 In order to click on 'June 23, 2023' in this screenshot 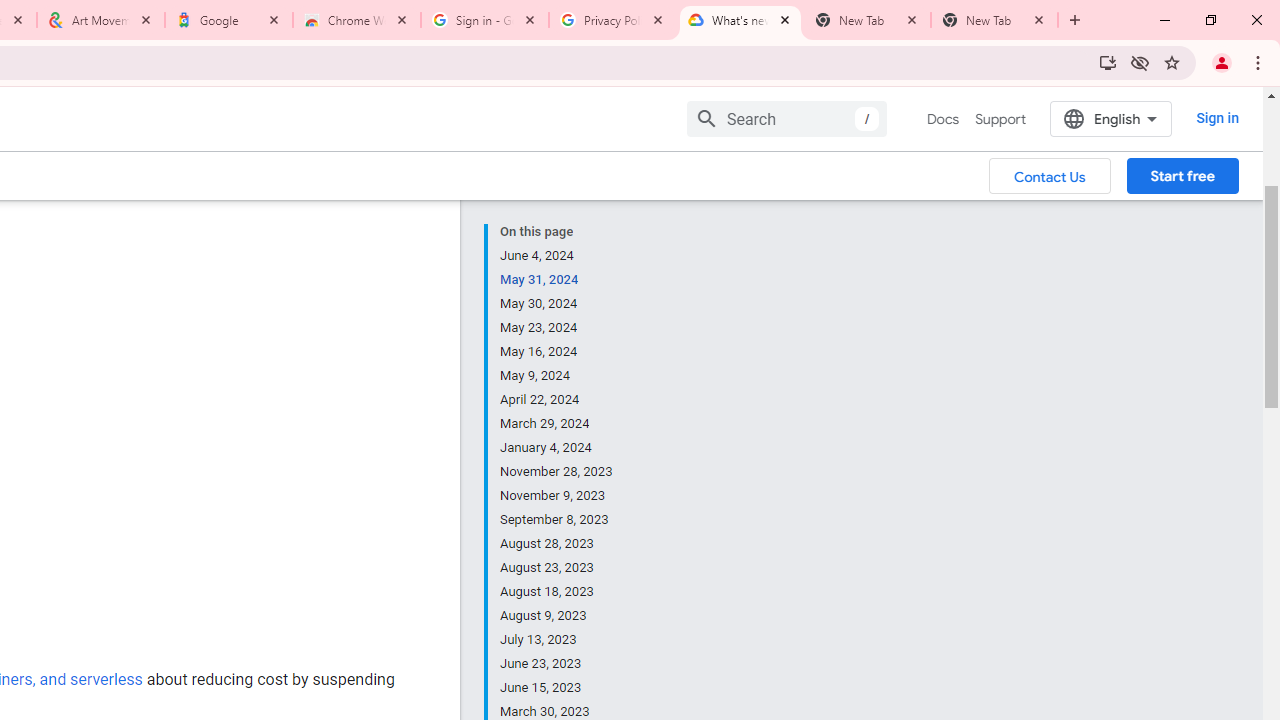, I will do `click(557, 664)`.